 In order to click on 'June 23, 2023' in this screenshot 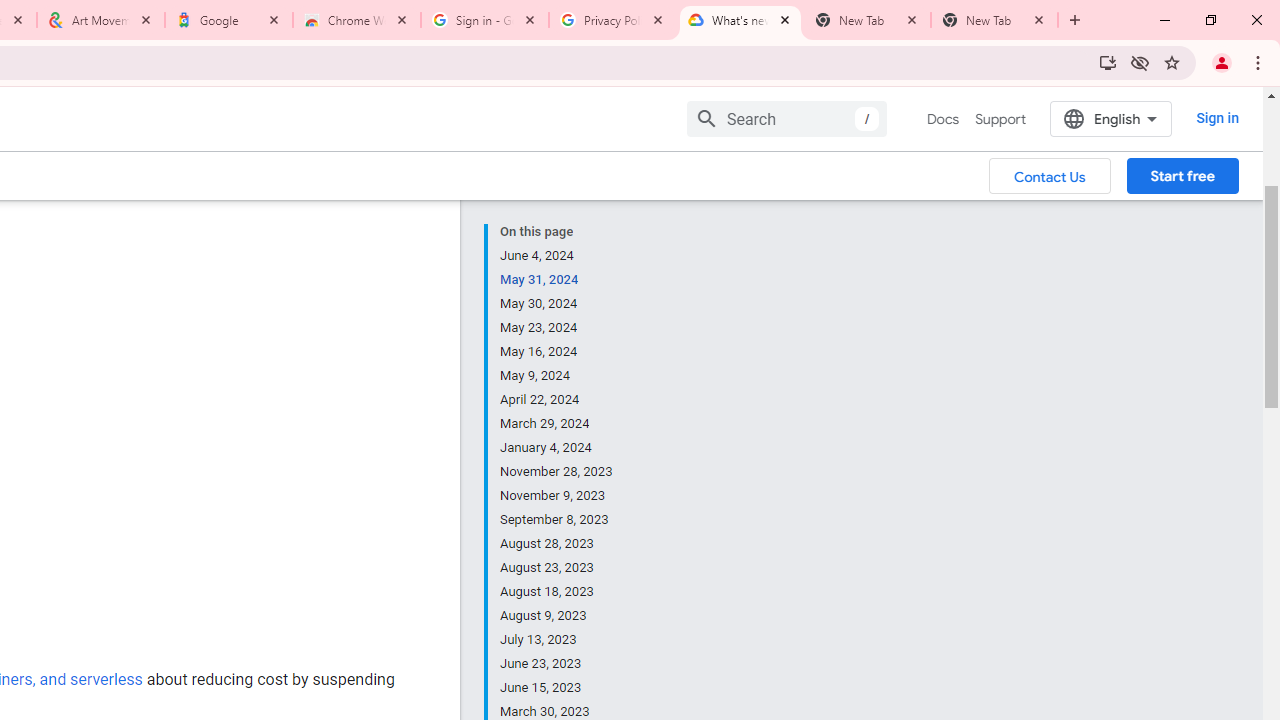, I will do `click(557, 664)`.